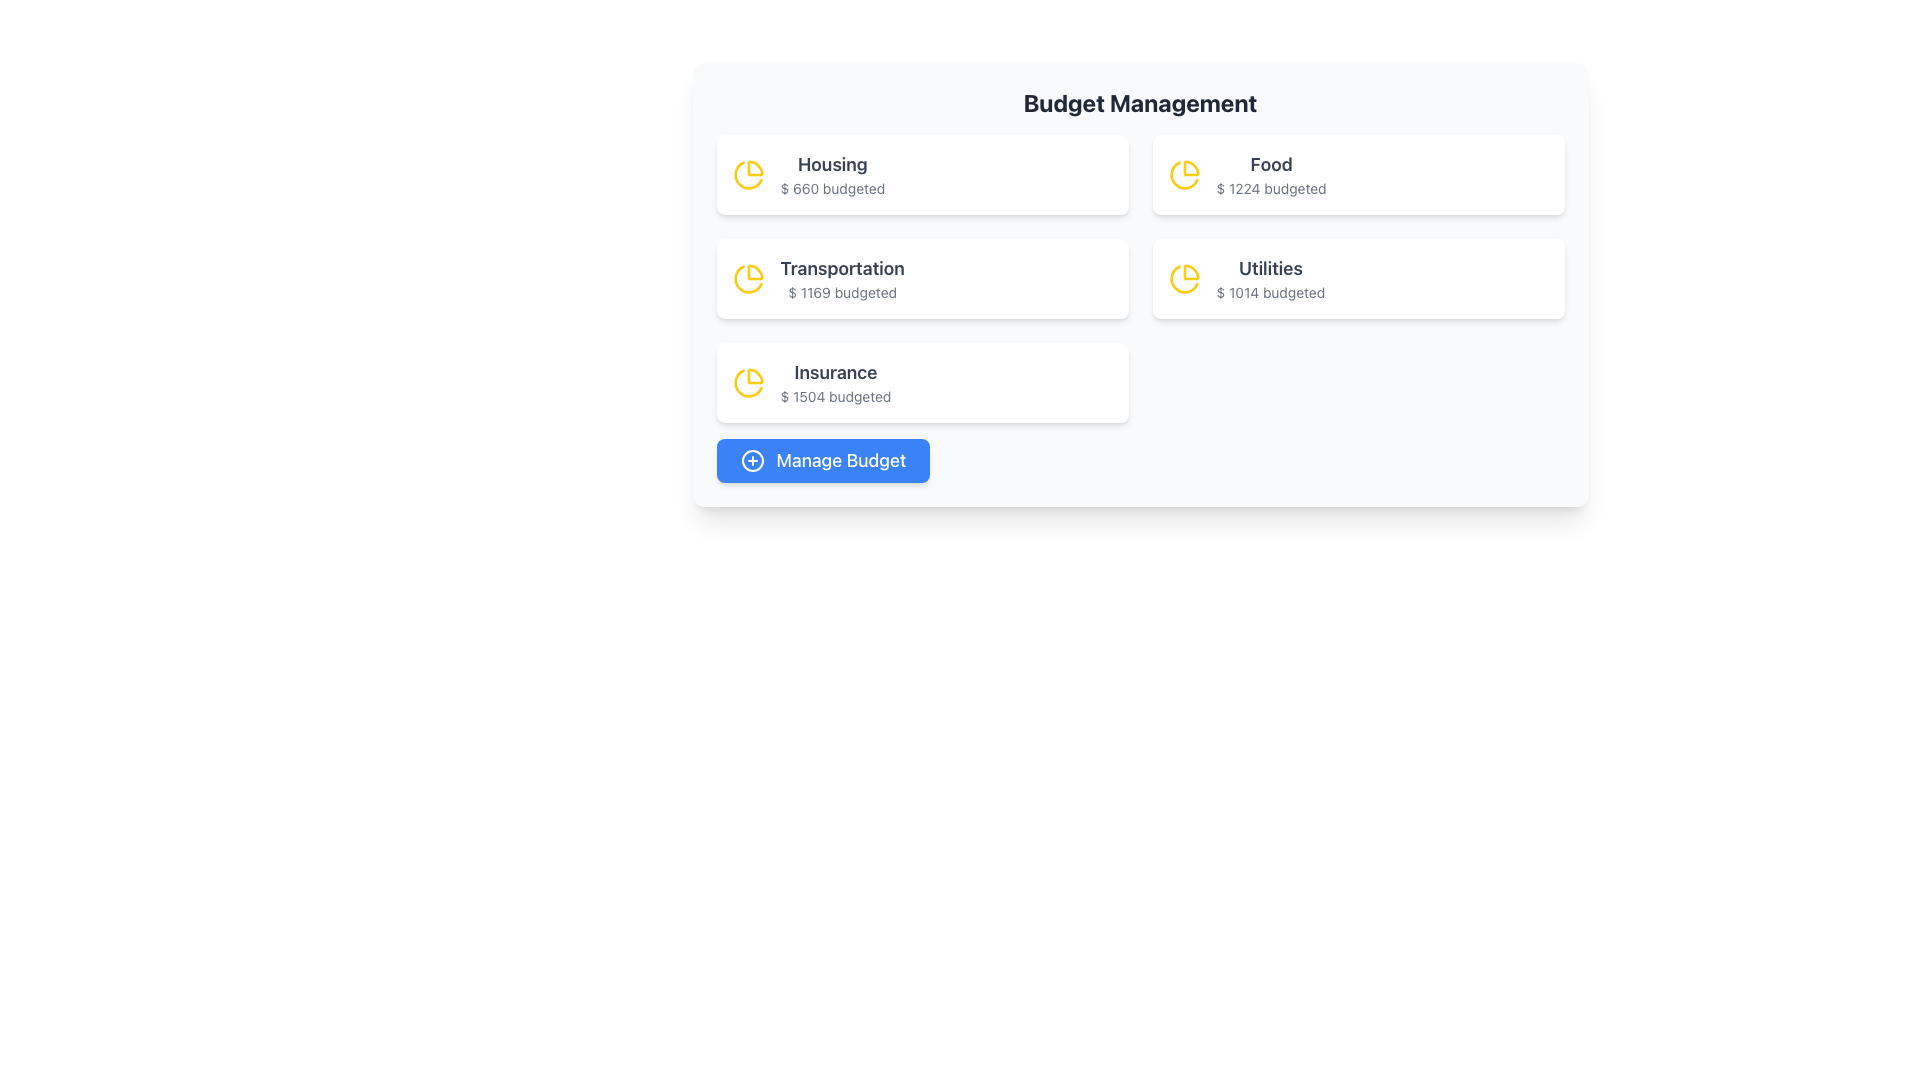  I want to click on the 'Utilities' summary box in the Budget Management section, so click(1358, 278).